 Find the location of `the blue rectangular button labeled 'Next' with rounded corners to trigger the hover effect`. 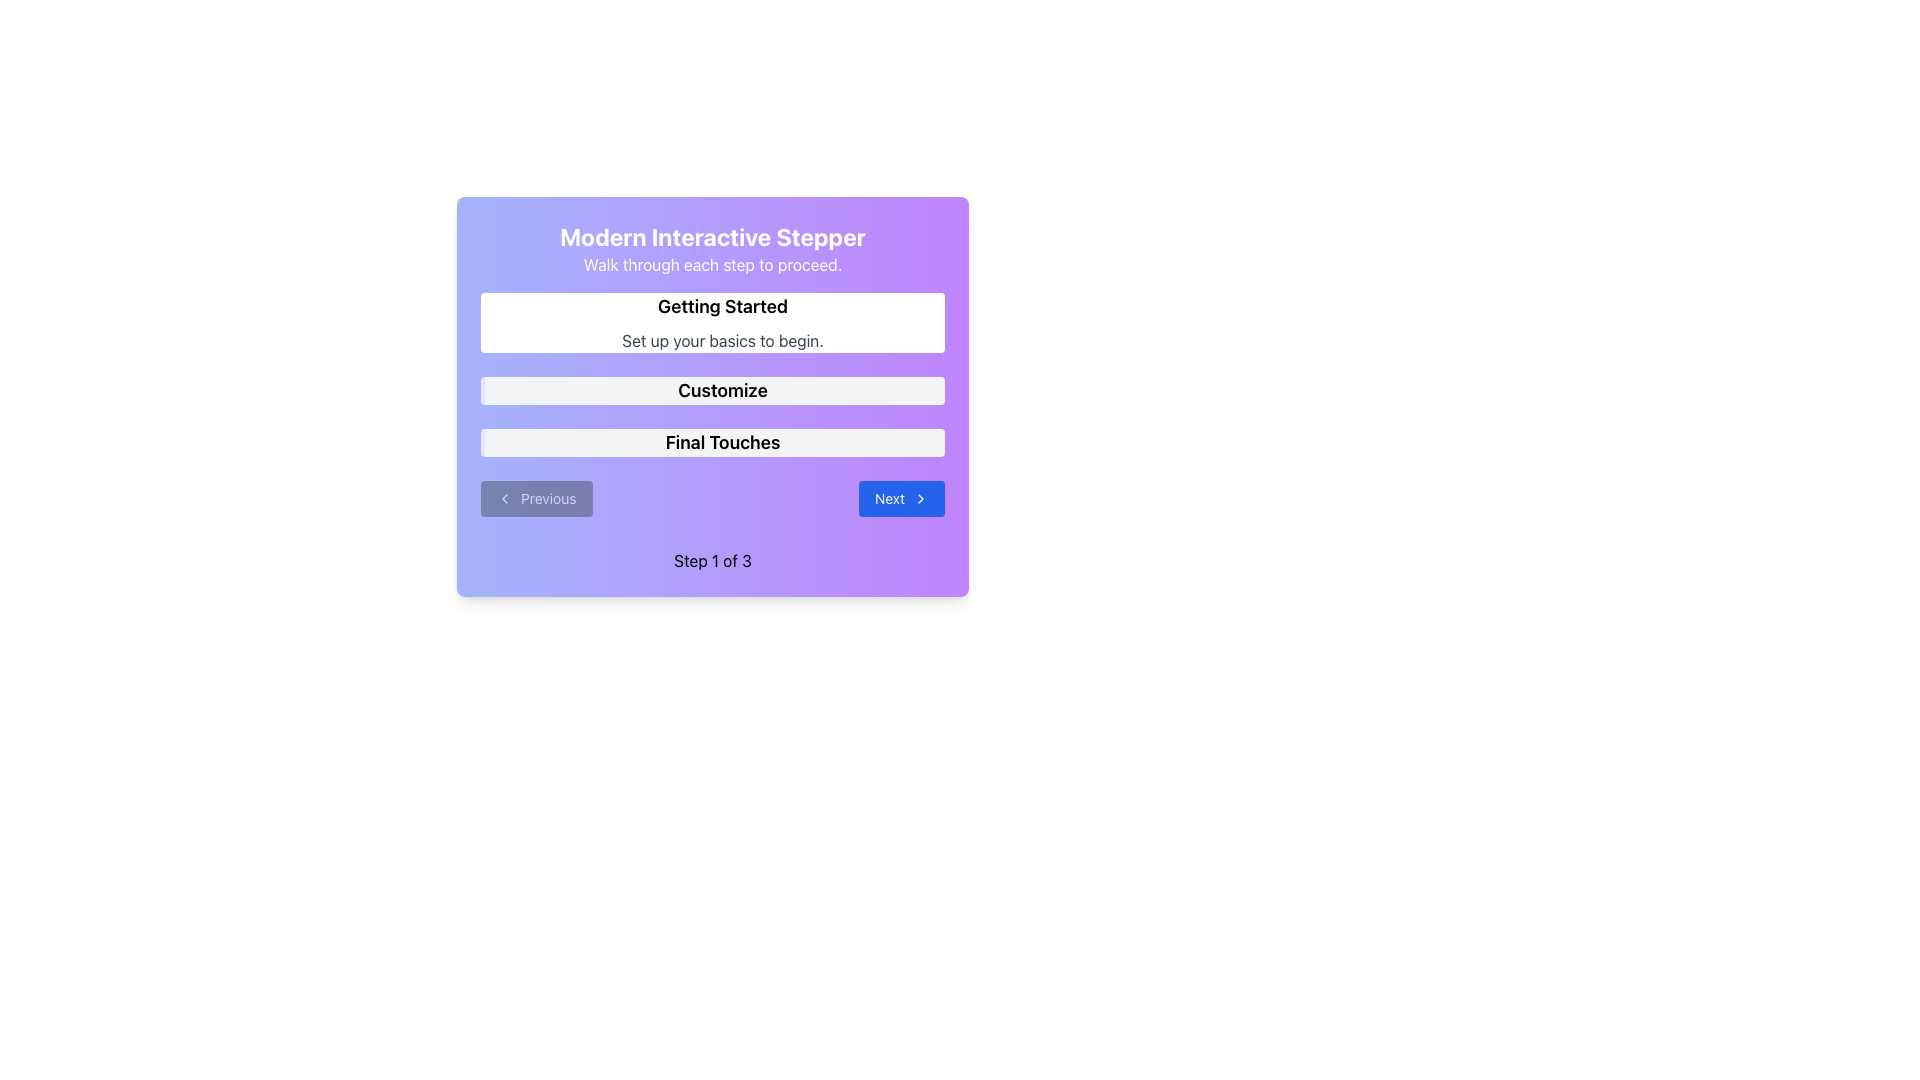

the blue rectangular button labeled 'Next' with rounded corners to trigger the hover effect is located at coordinates (901, 497).